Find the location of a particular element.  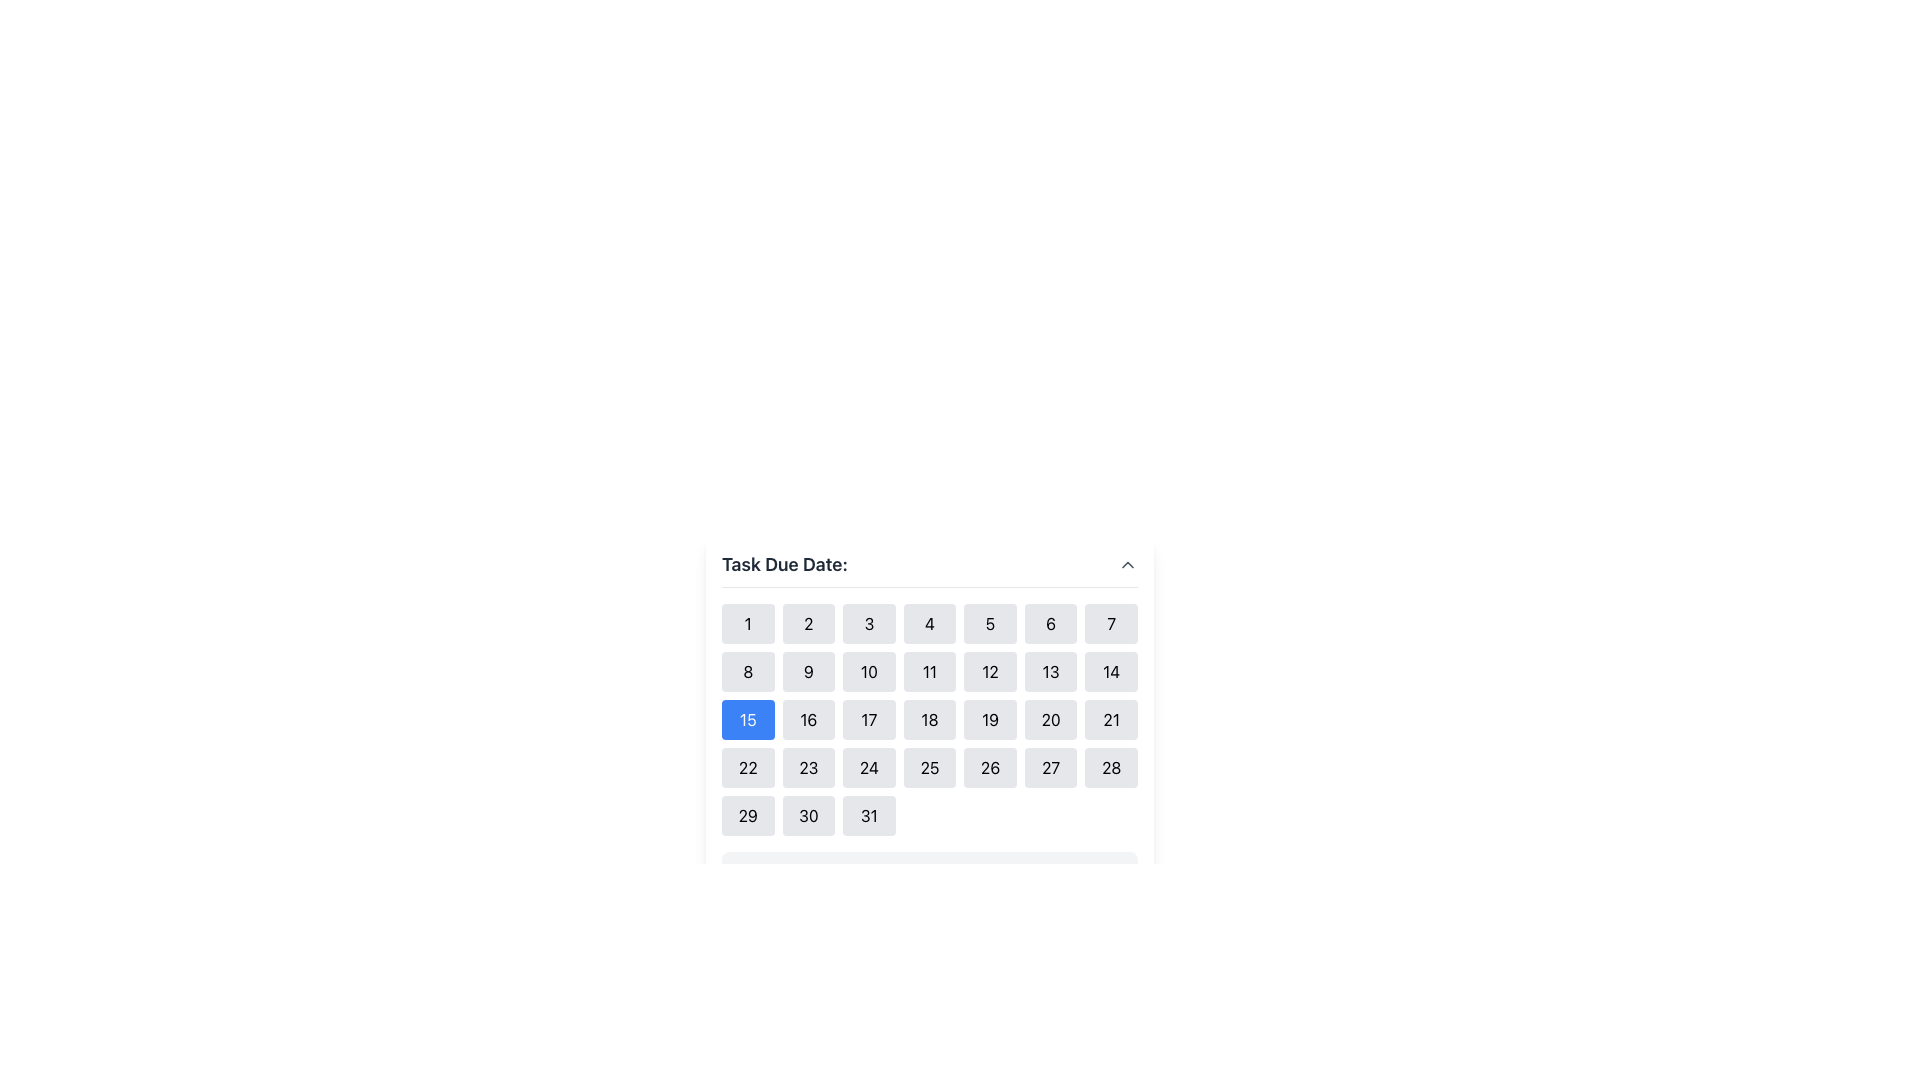

the selectable day button in the calendar widget located in the third row and fifth column is located at coordinates (990, 720).